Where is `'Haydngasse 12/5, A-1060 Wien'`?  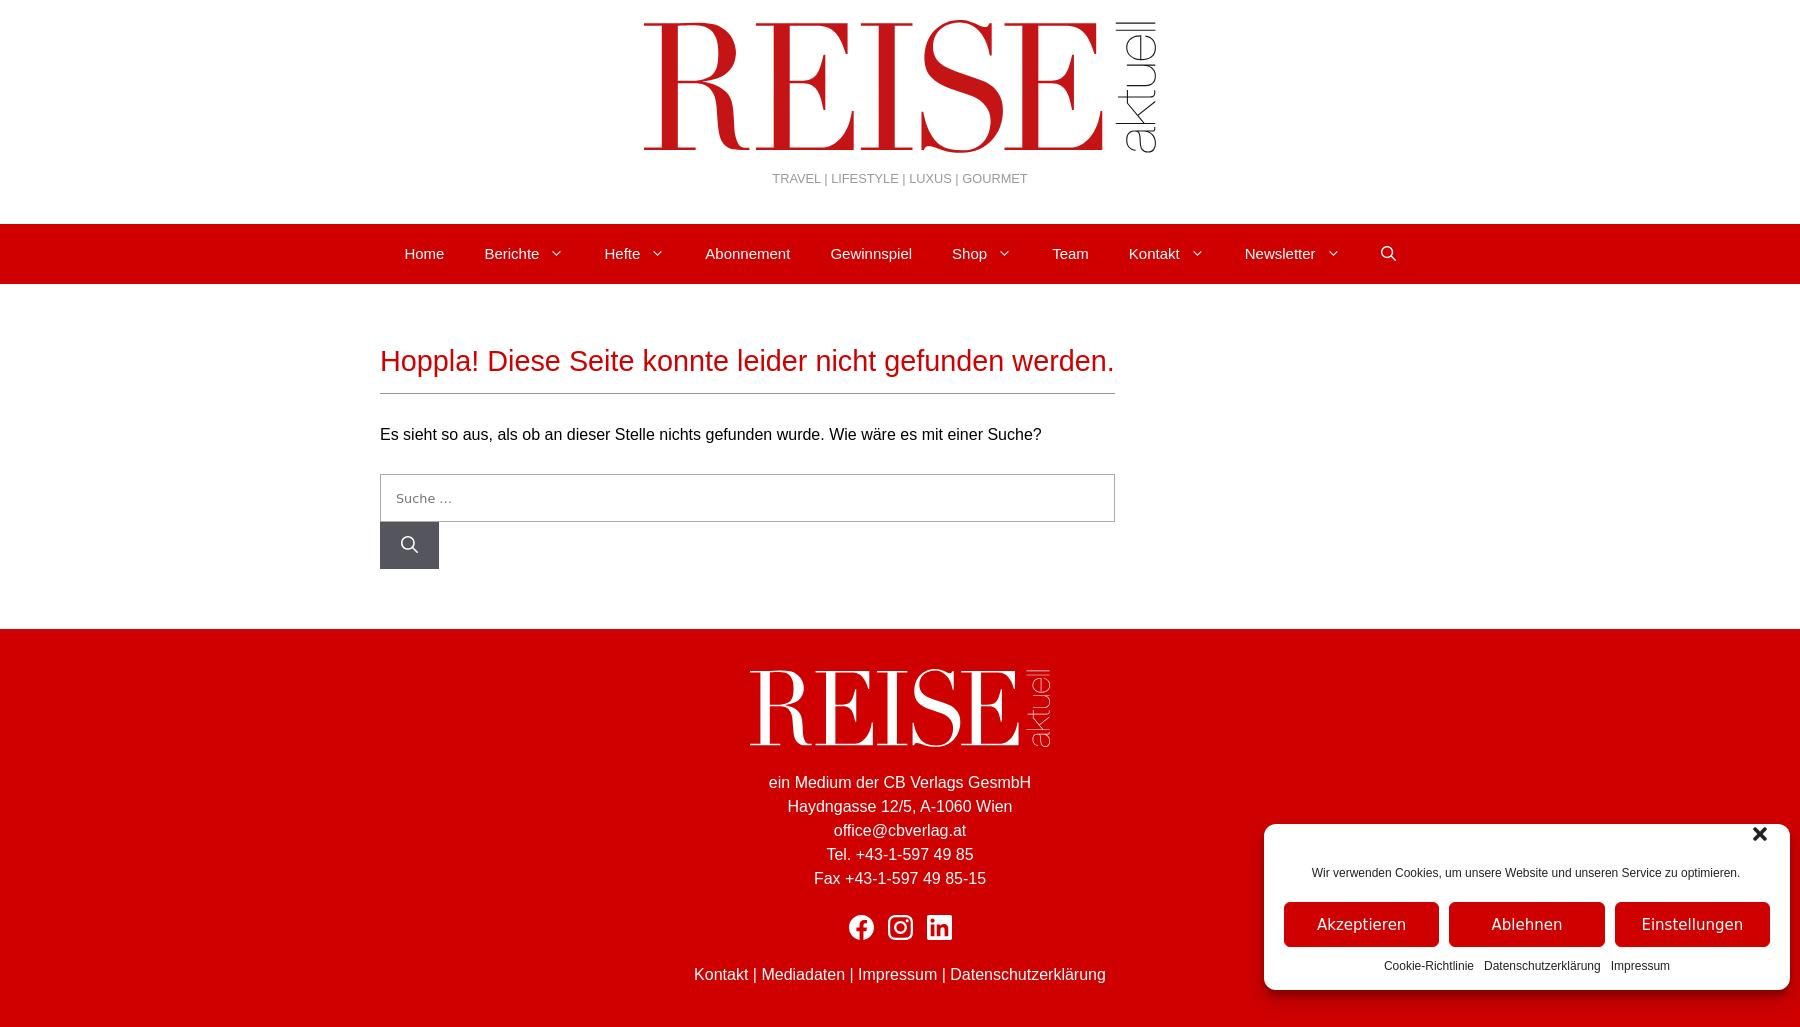 'Haydngasse 12/5, A-1060 Wien' is located at coordinates (899, 806).